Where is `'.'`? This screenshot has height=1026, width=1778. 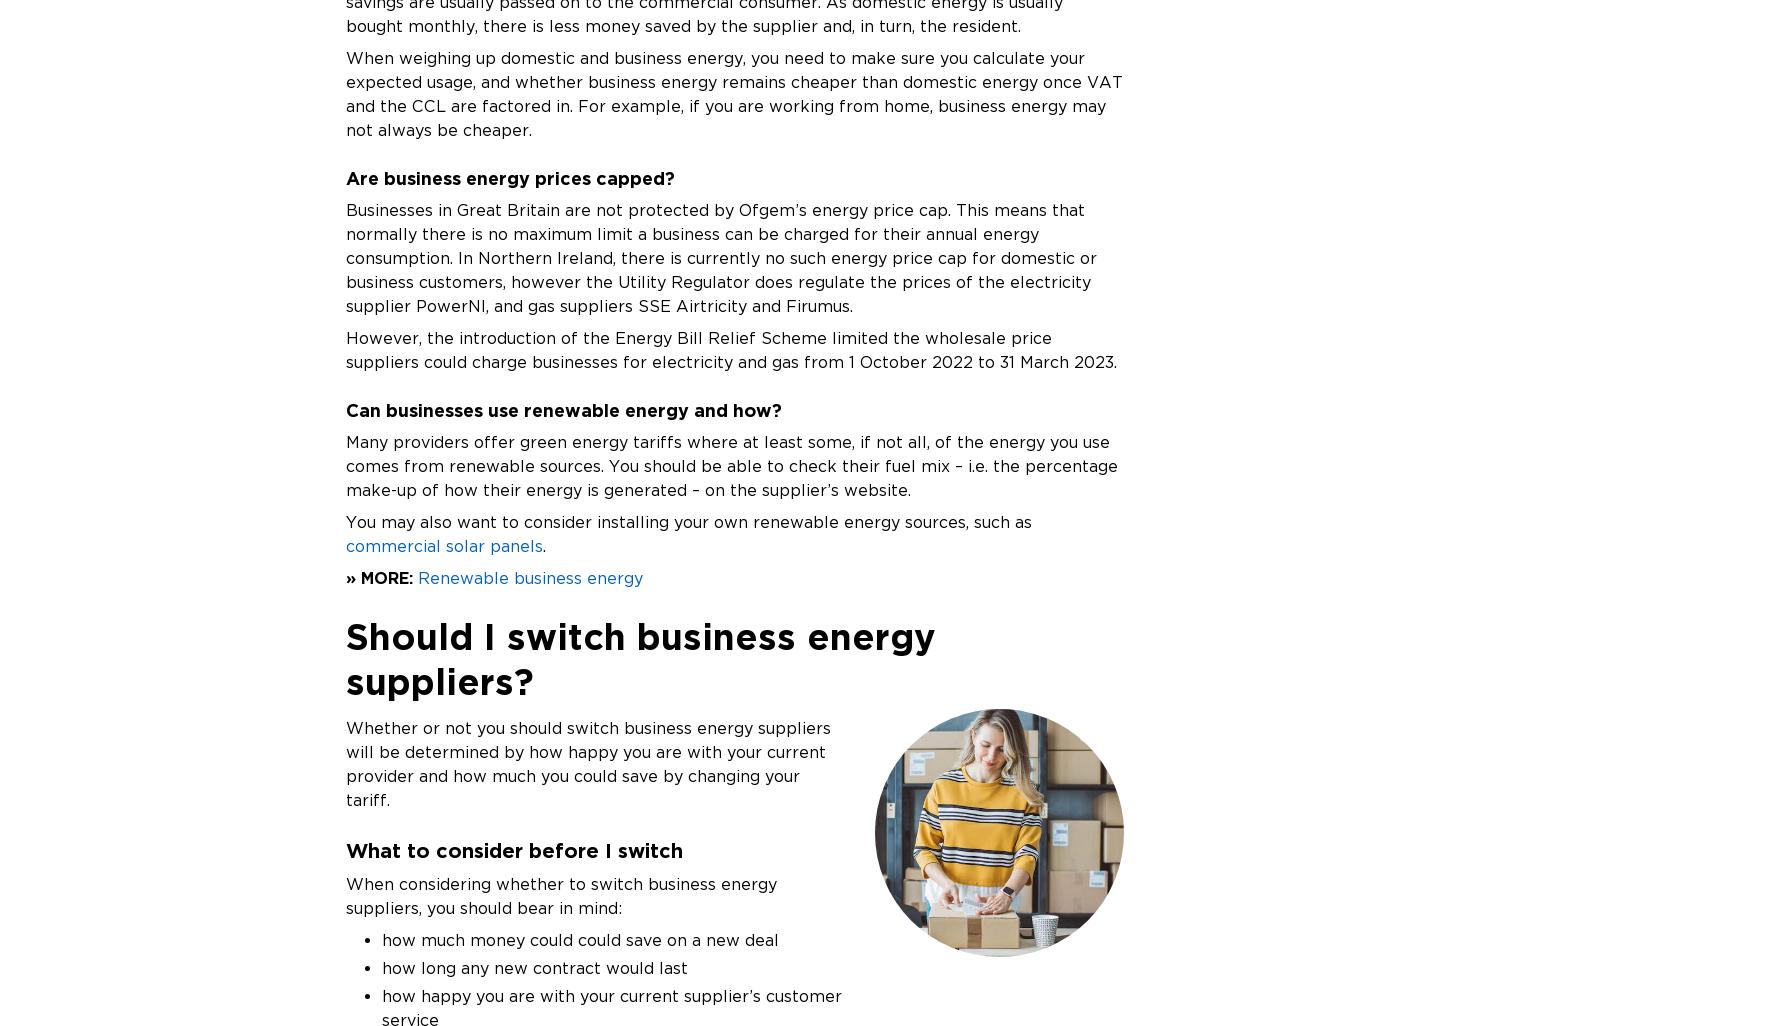
'.' is located at coordinates (543, 545).